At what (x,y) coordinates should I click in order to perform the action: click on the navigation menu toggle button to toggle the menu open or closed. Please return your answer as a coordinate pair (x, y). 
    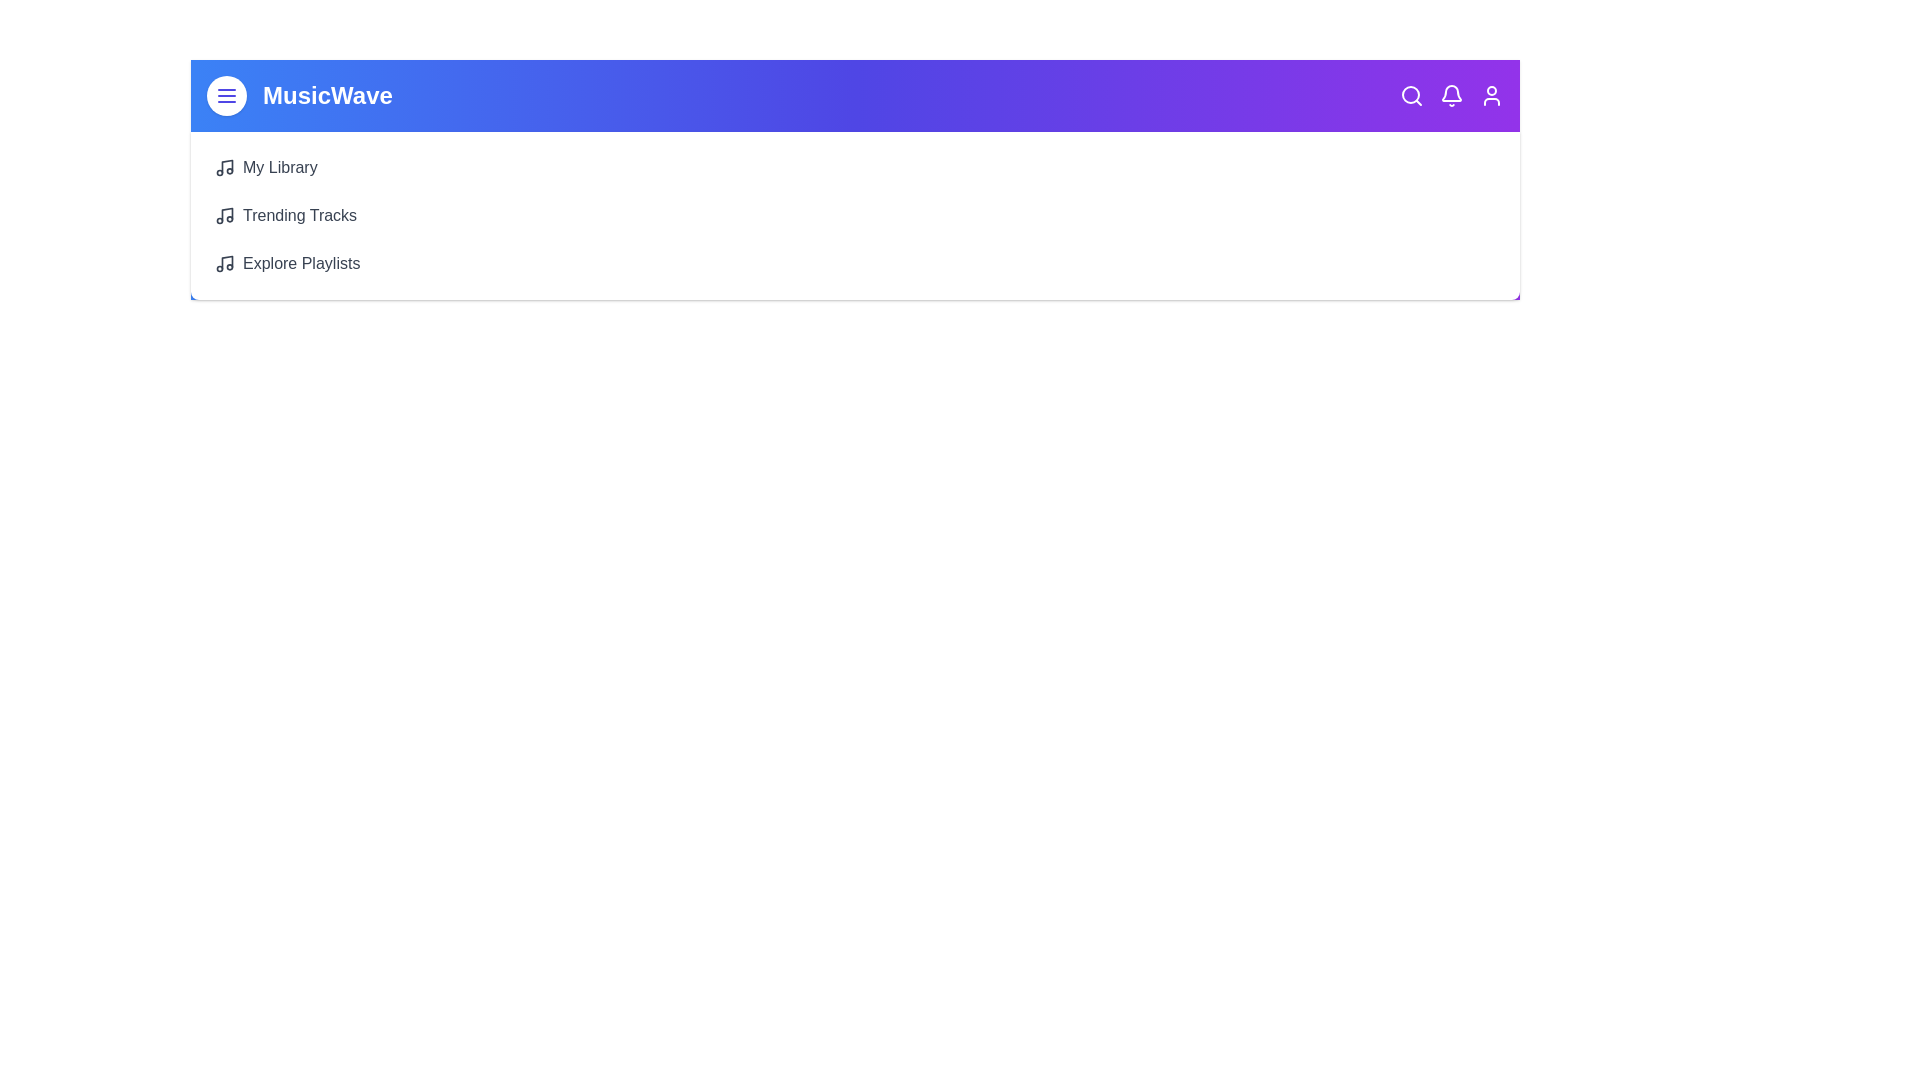
    Looking at the image, I should click on (226, 96).